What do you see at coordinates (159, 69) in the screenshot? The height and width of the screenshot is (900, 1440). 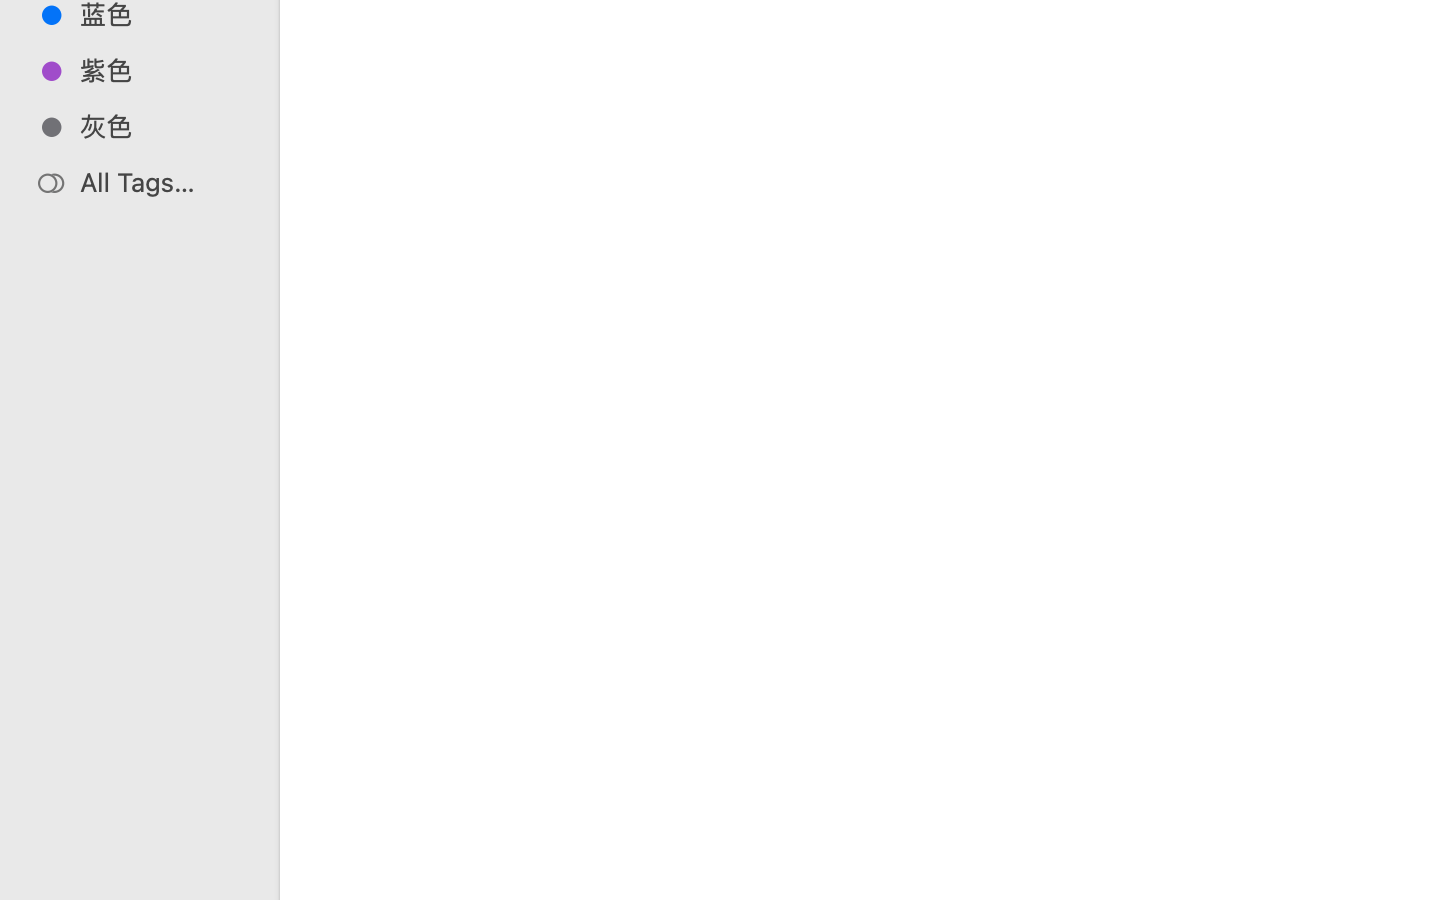 I see `'紫色'` at bounding box center [159, 69].